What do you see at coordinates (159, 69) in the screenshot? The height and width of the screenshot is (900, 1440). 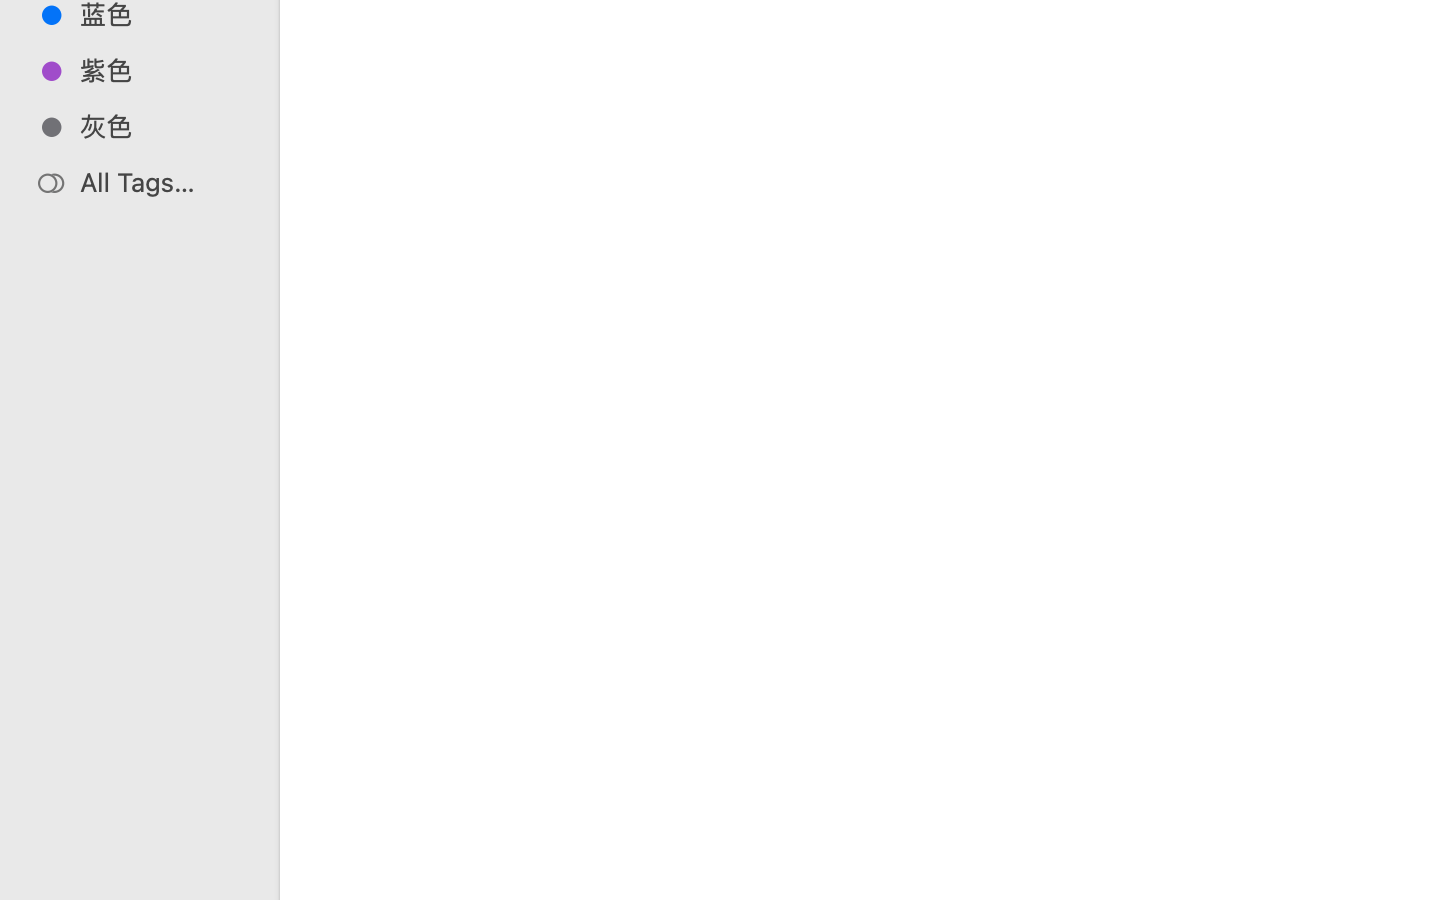 I see `'紫色'` at bounding box center [159, 69].